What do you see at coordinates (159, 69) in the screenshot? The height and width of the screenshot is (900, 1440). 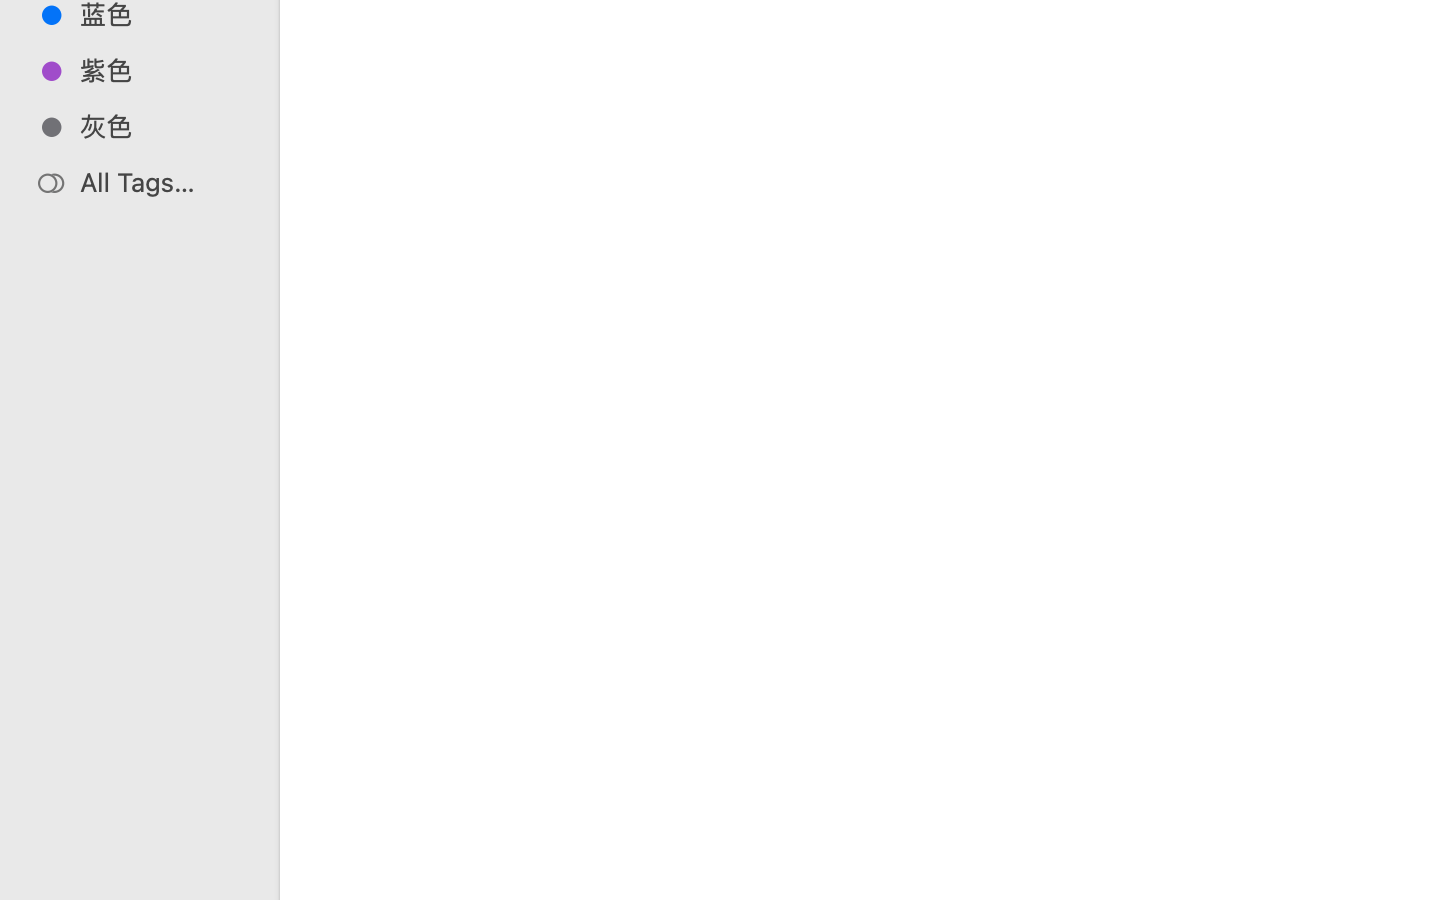 I see `'紫色'` at bounding box center [159, 69].